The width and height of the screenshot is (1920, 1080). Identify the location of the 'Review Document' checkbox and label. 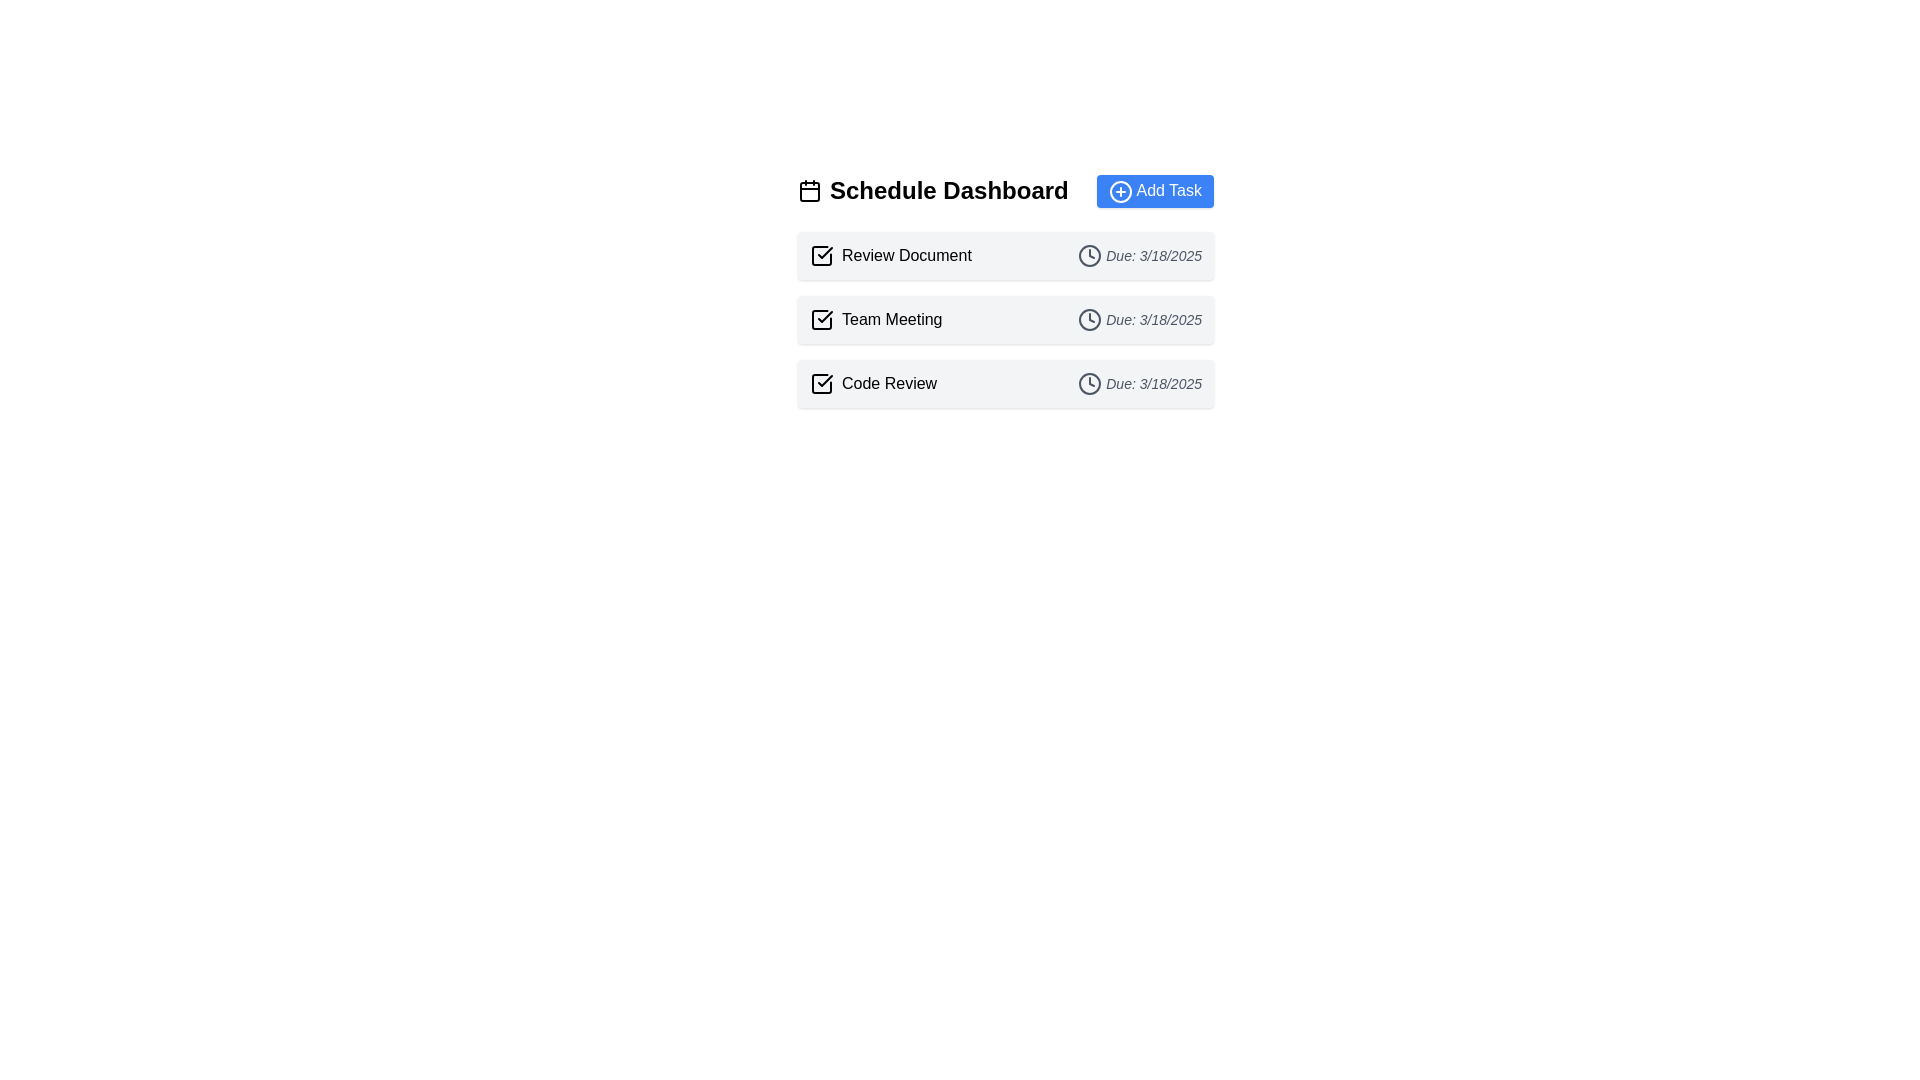
(889, 254).